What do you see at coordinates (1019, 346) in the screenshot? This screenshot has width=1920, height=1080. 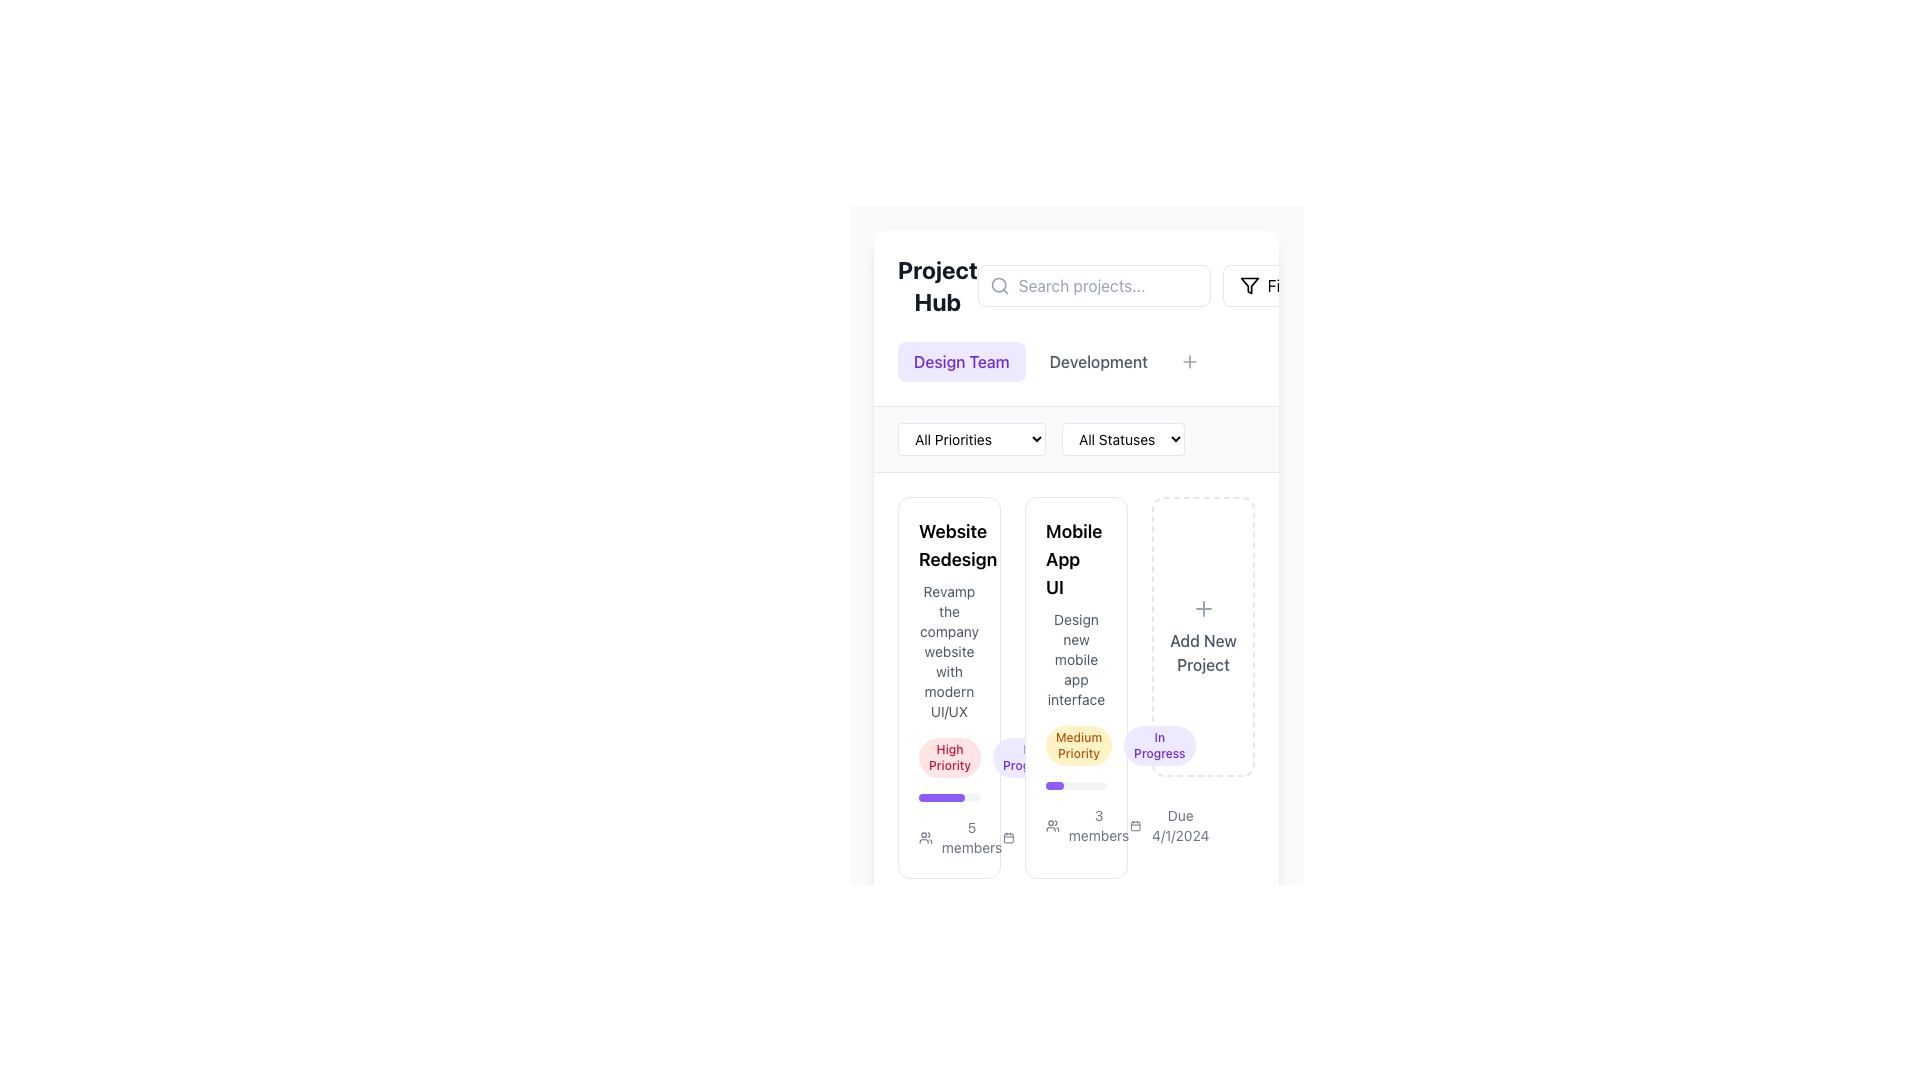 I see `the interactive button located at the top-right corner of the 'Design Team' button` at bounding box center [1019, 346].